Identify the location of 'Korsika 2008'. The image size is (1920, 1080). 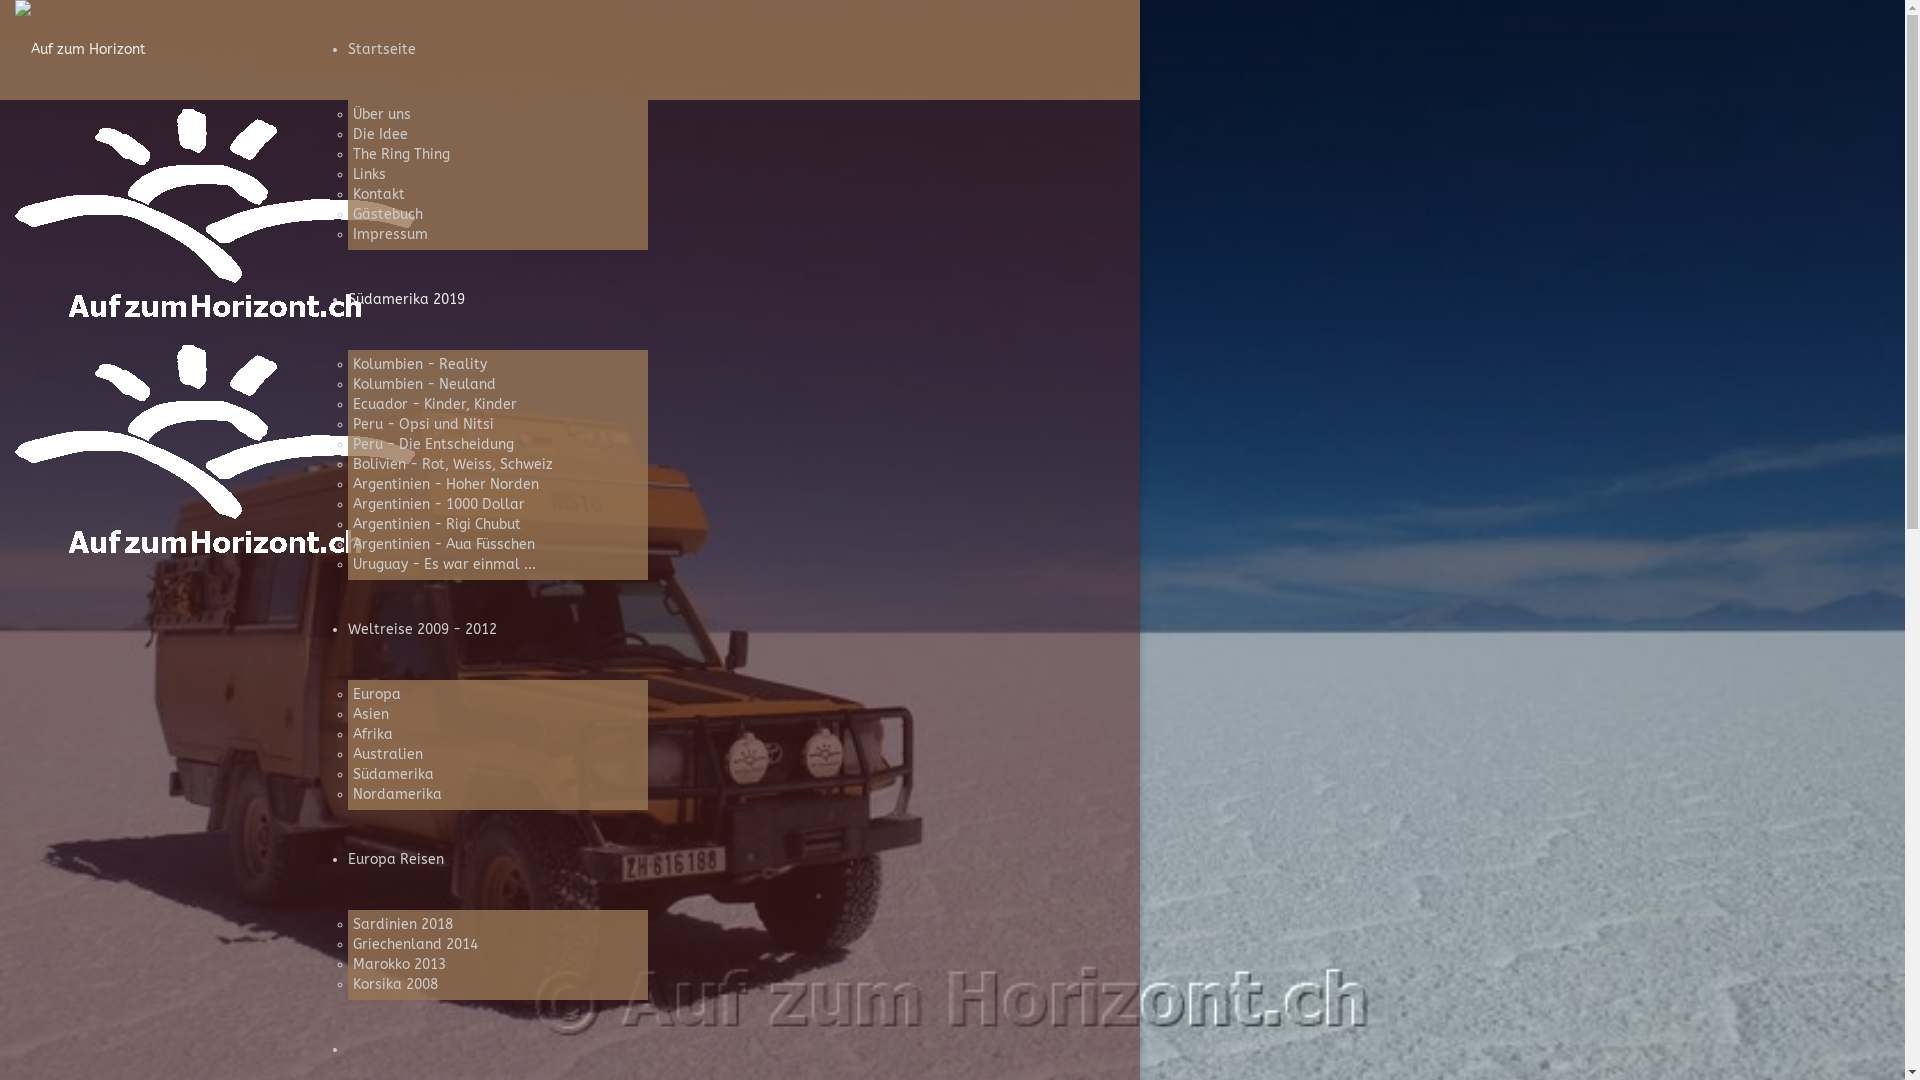
(394, 983).